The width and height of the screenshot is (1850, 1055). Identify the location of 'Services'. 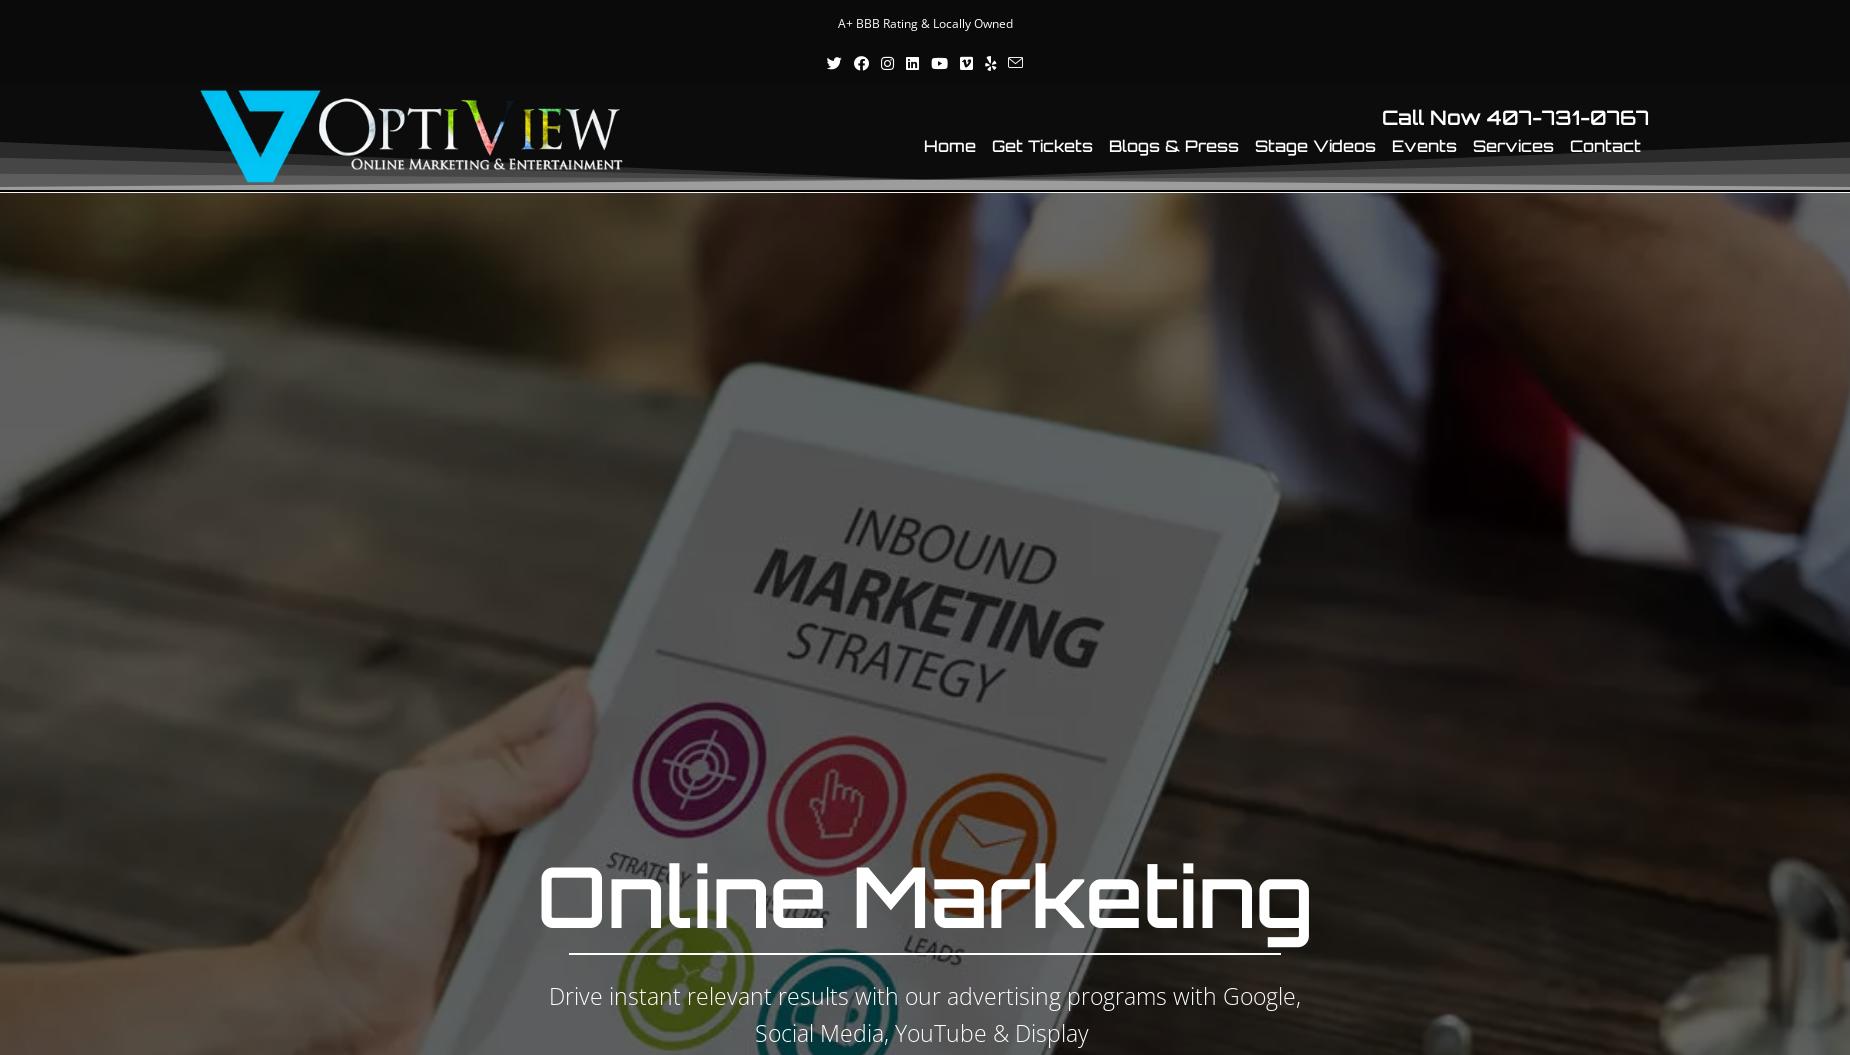
(1513, 146).